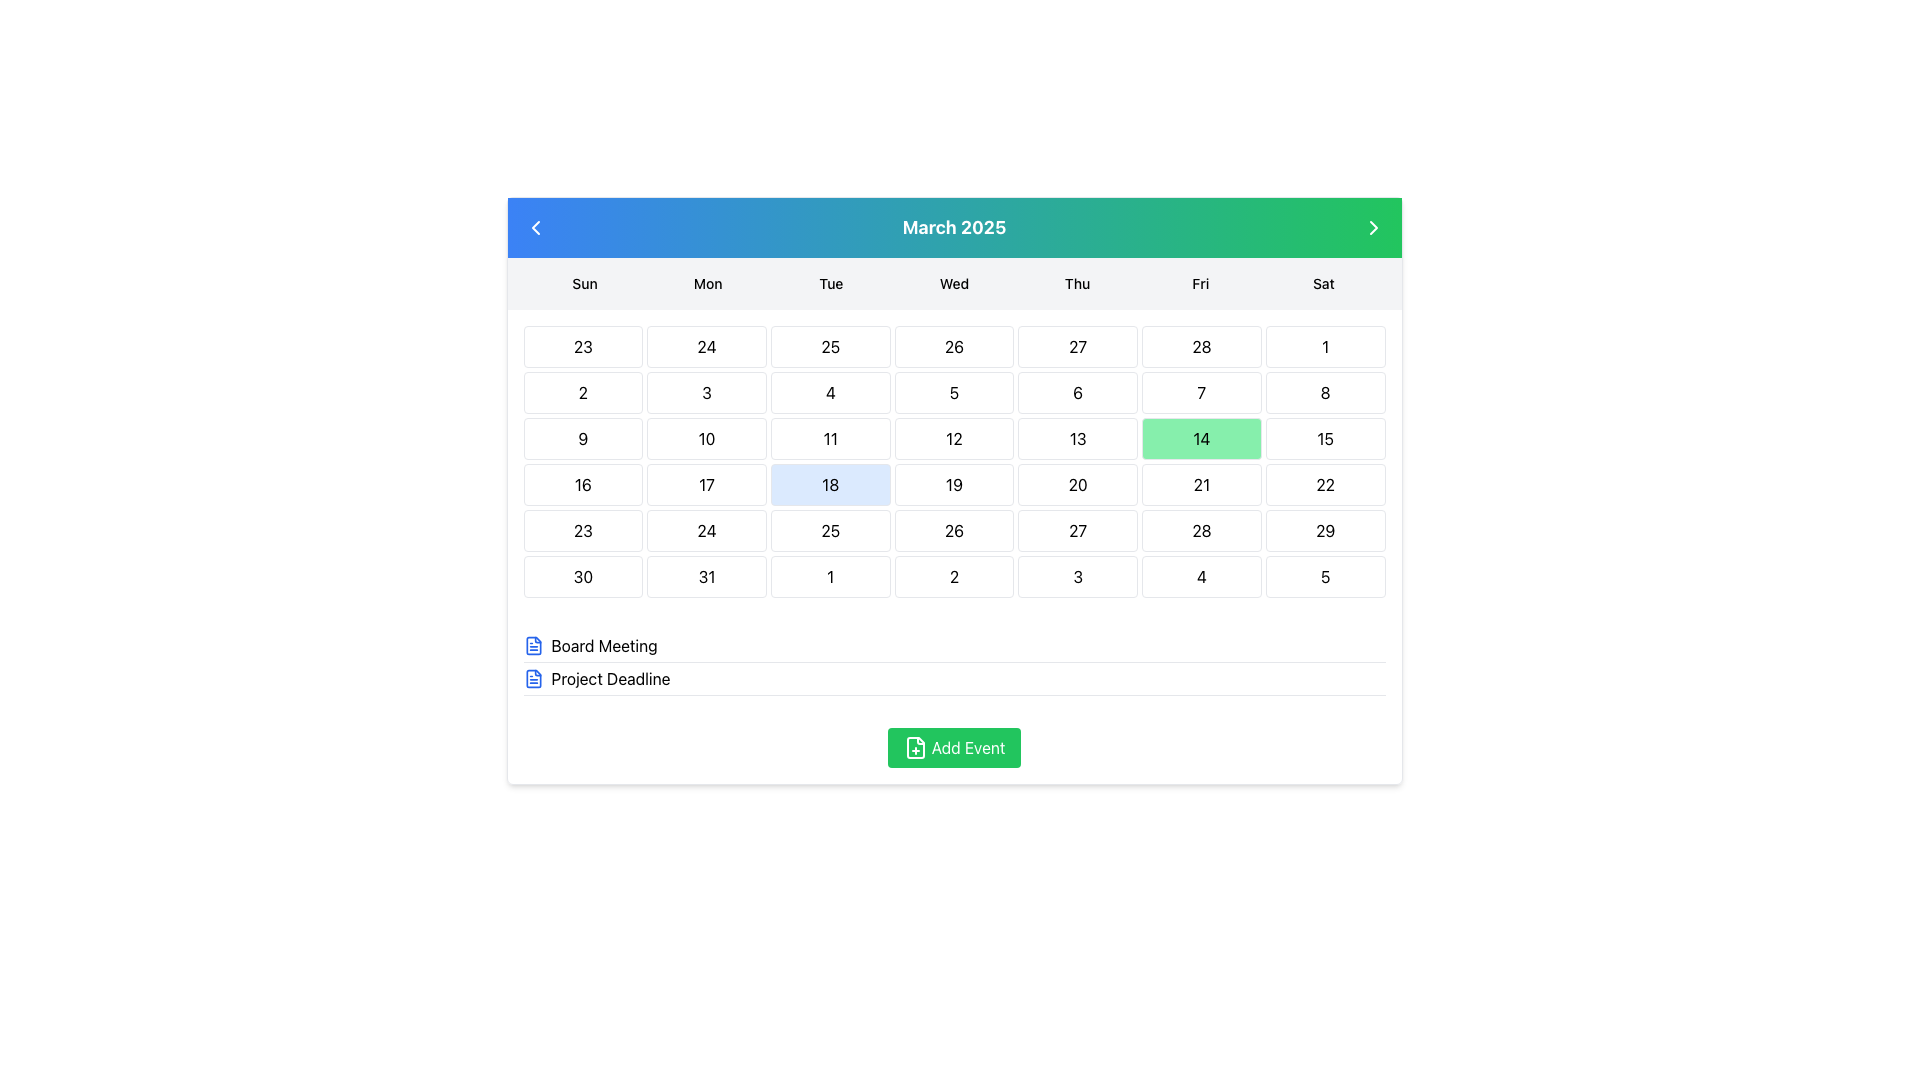 The image size is (1920, 1080). What do you see at coordinates (1200, 438) in the screenshot?
I see `across the Date Cell representing the 14th day of the month` at bounding box center [1200, 438].